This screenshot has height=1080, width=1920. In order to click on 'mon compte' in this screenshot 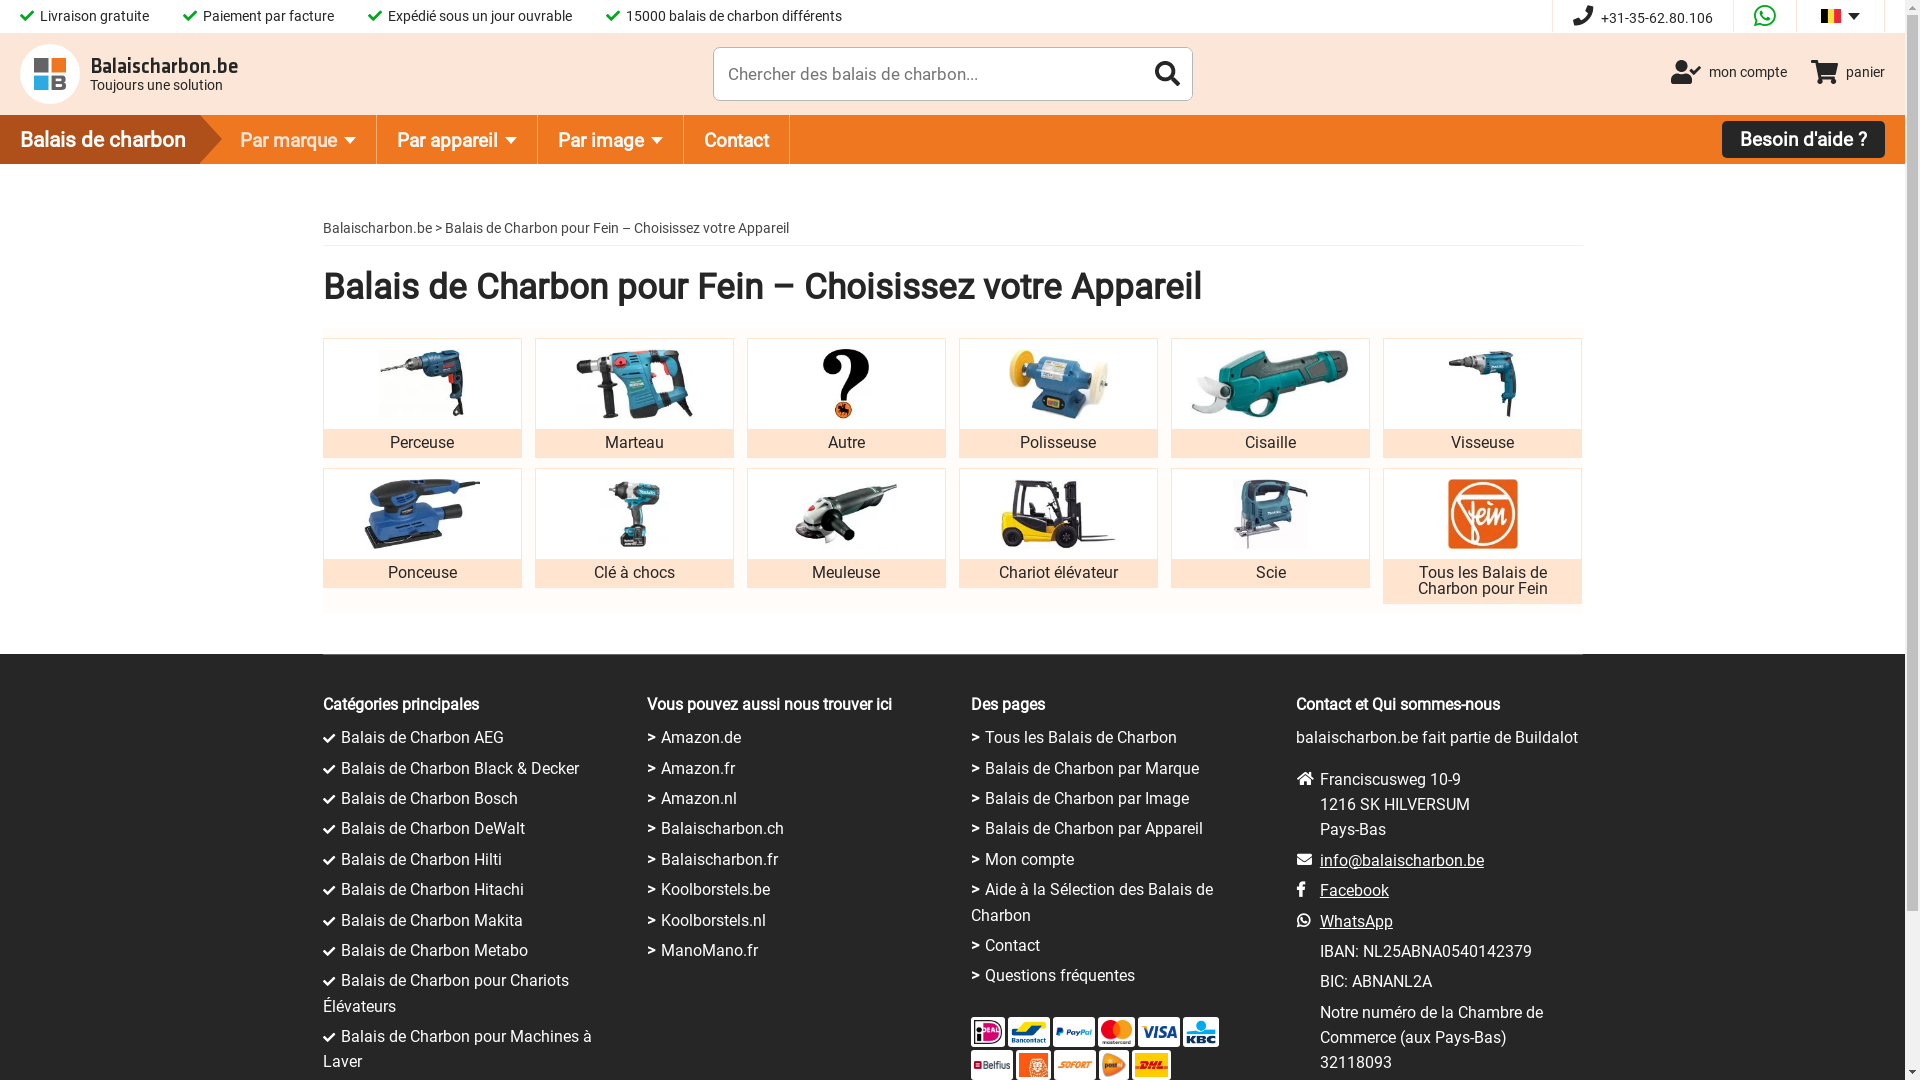, I will do `click(1727, 71)`.